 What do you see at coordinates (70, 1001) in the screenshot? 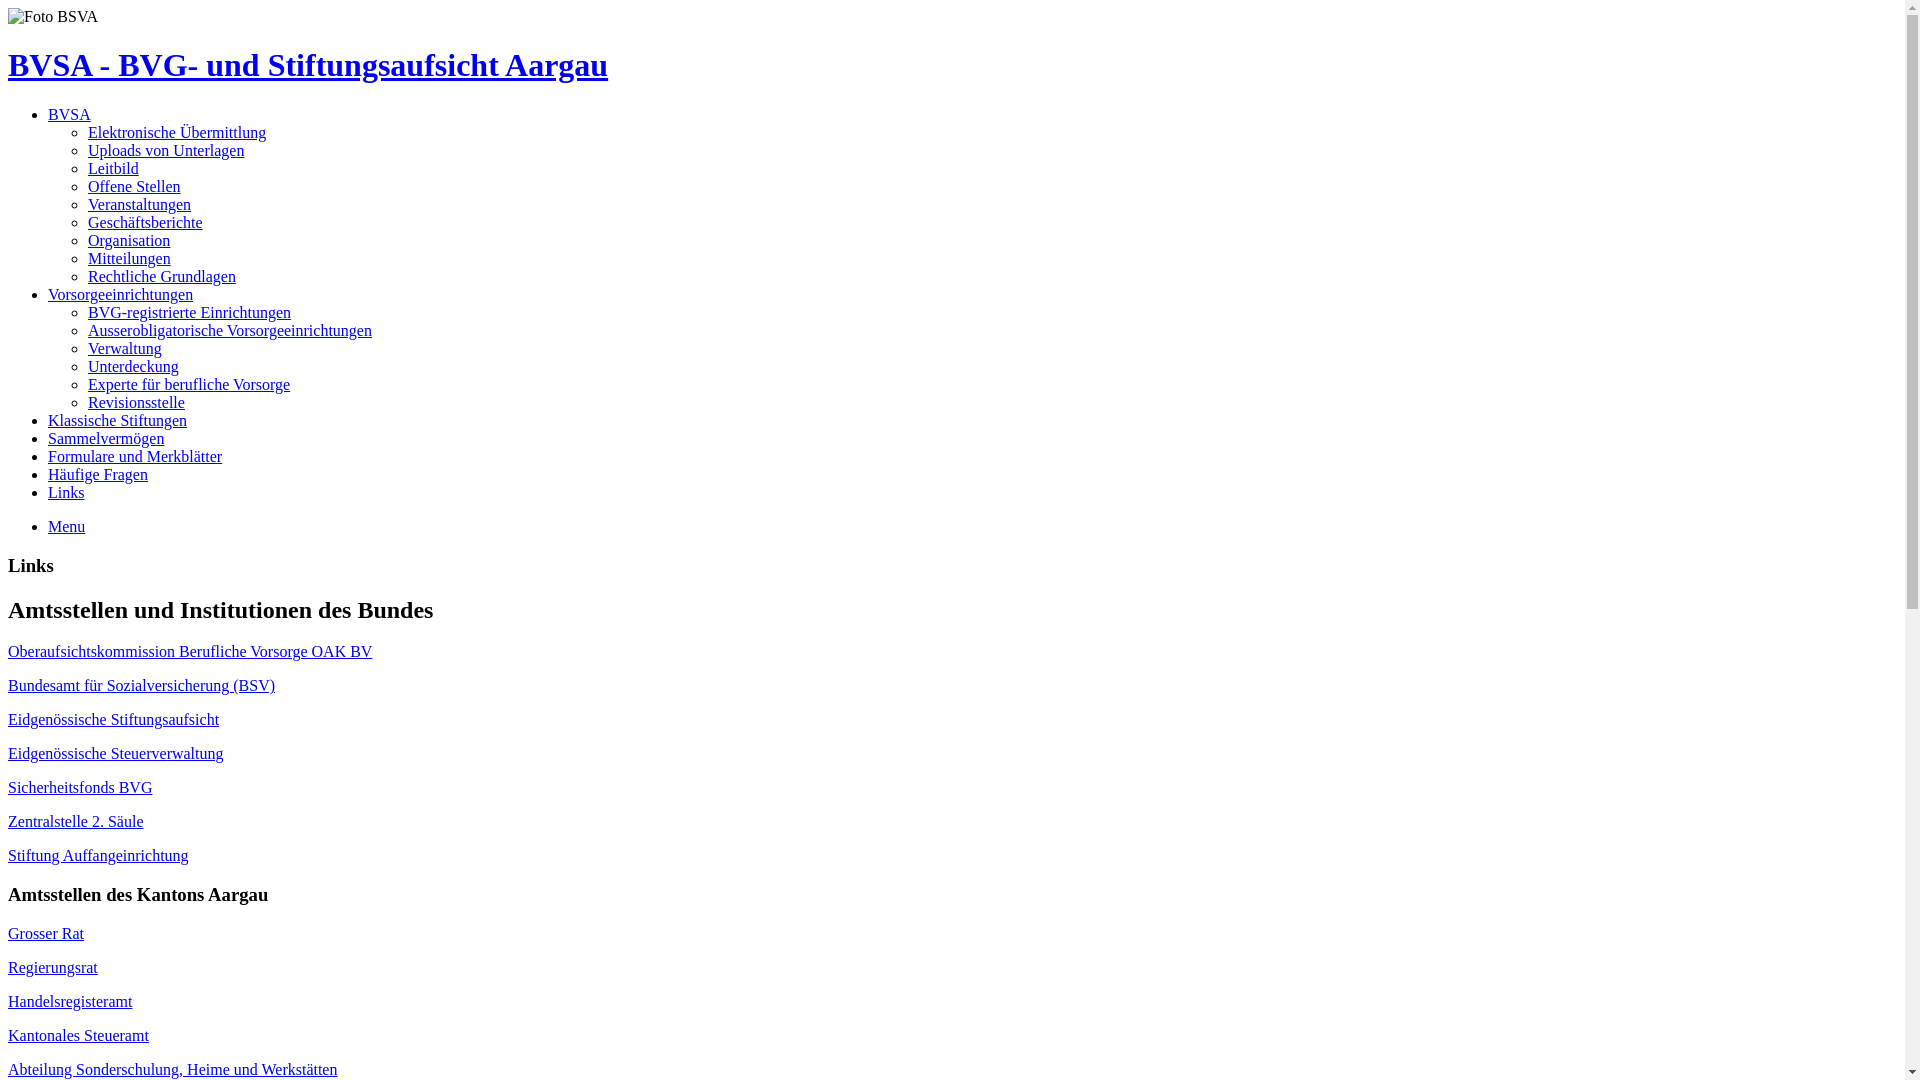
I see `'Handelsregisteramt'` at bounding box center [70, 1001].